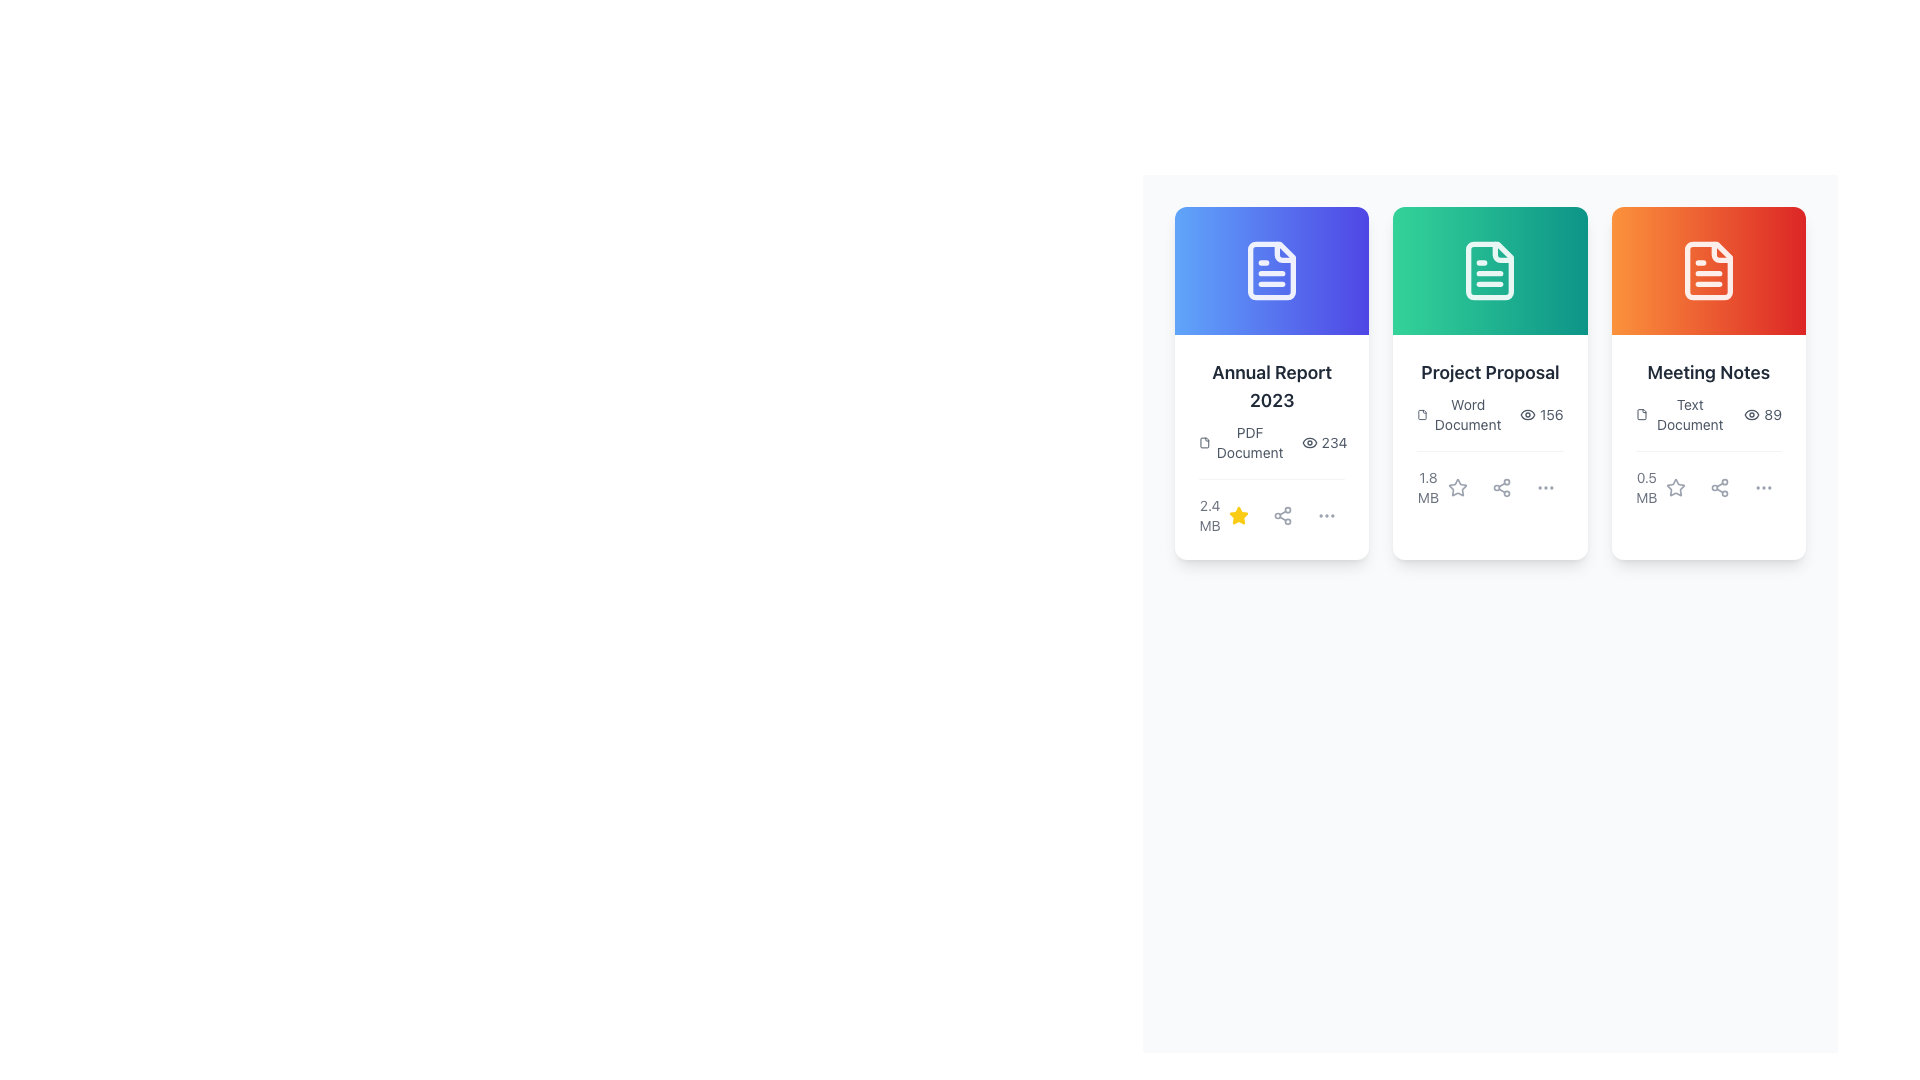  Describe the element at coordinates (1763, 488) in the screenshot. I see `the overflow menu icon button located at the bottom-right corner of the 'Meeting Notes' card, which is the third icon` at that location.